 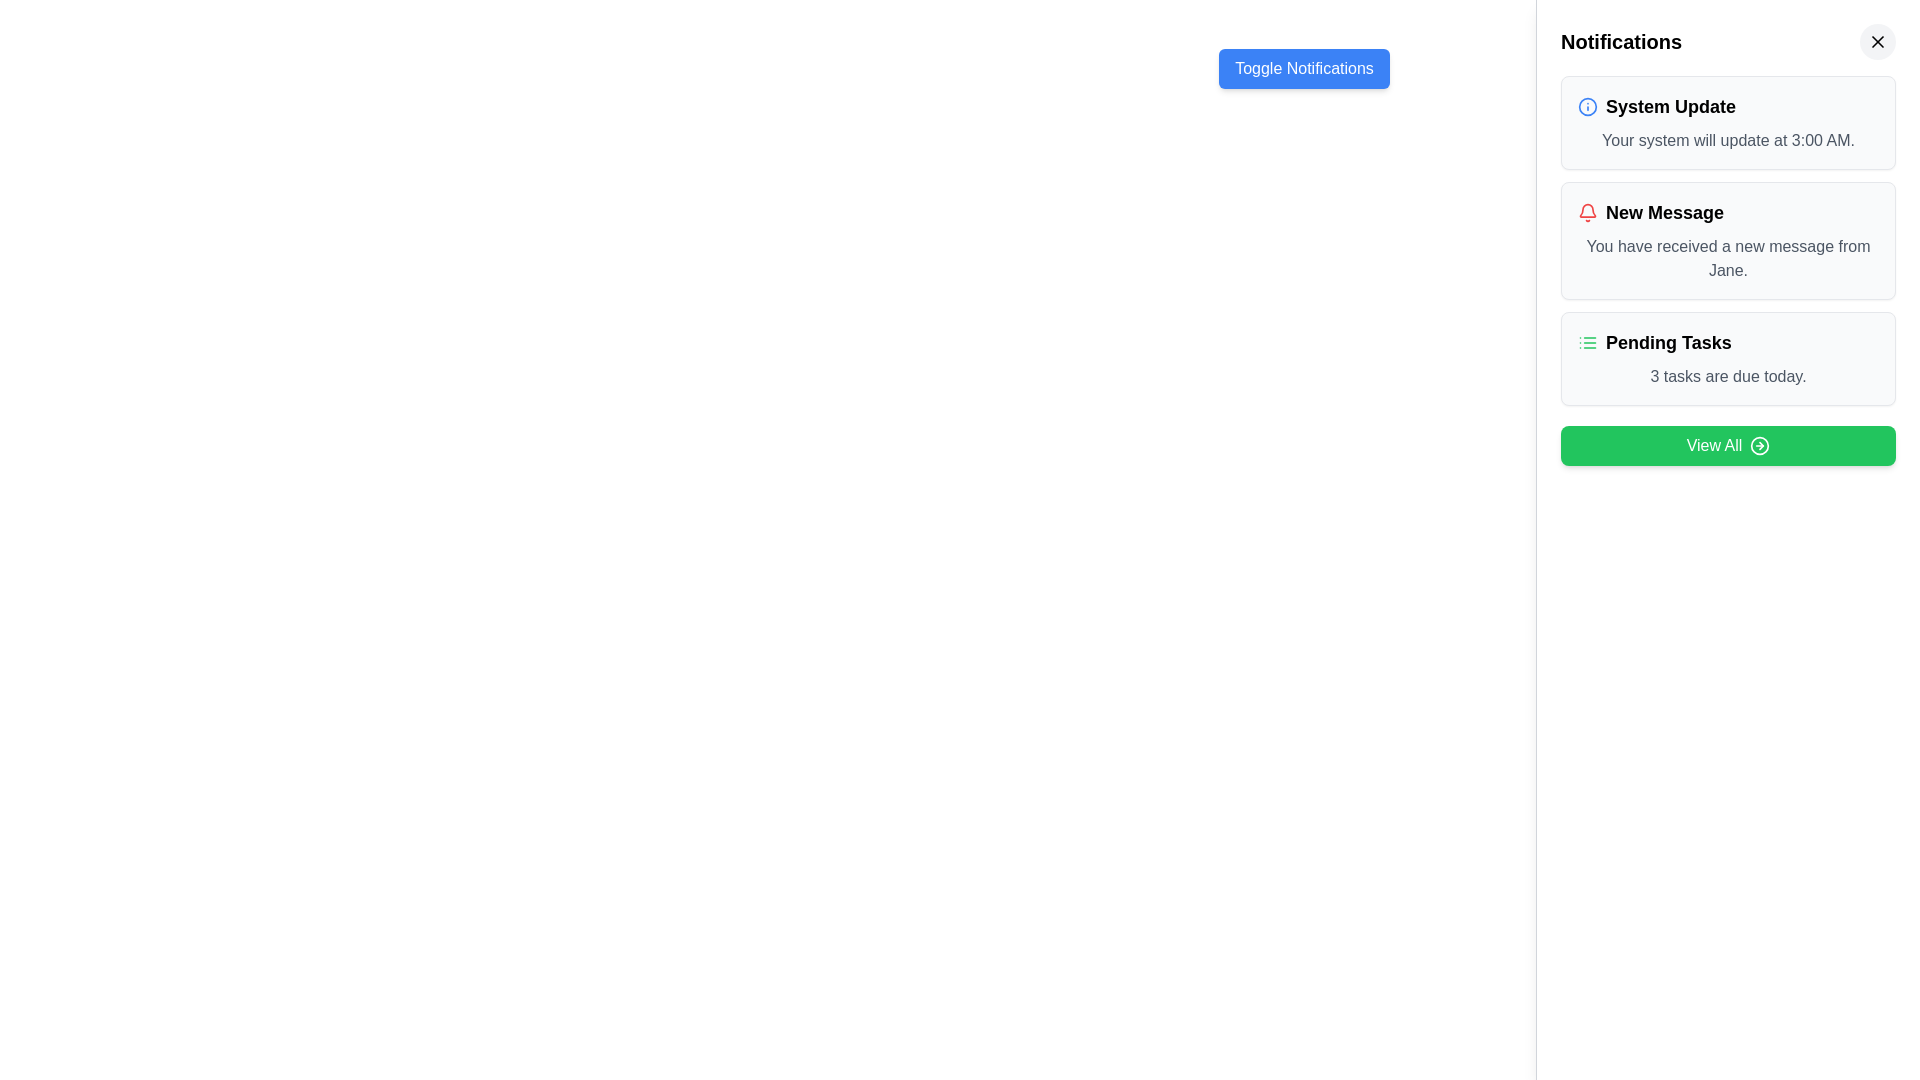 I want to click on notification title located at the top-center of the notification card, summarizing that a new message has been received, so click(x=1727, y=212).